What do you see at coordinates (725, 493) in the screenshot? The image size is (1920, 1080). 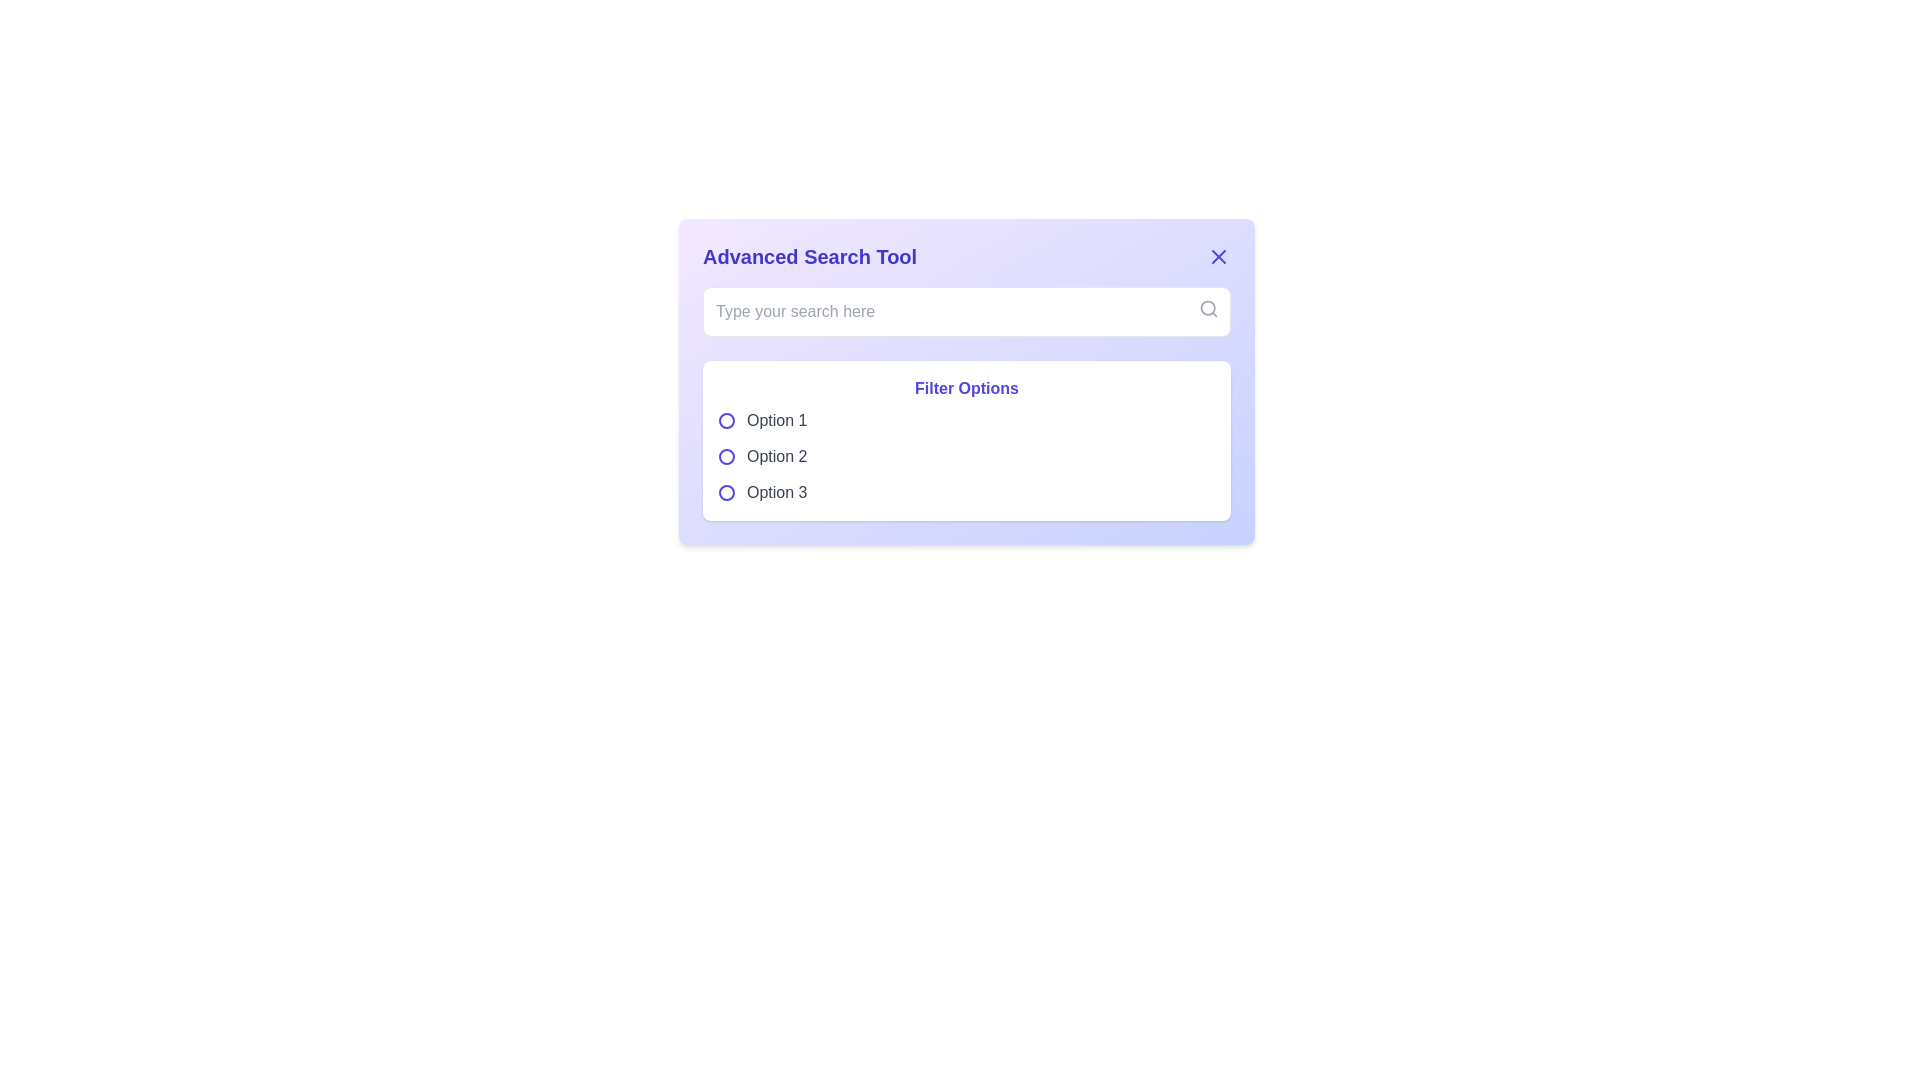 I see `the radio button located next to the text 'Option 3'` at bounding box center [725, 493].